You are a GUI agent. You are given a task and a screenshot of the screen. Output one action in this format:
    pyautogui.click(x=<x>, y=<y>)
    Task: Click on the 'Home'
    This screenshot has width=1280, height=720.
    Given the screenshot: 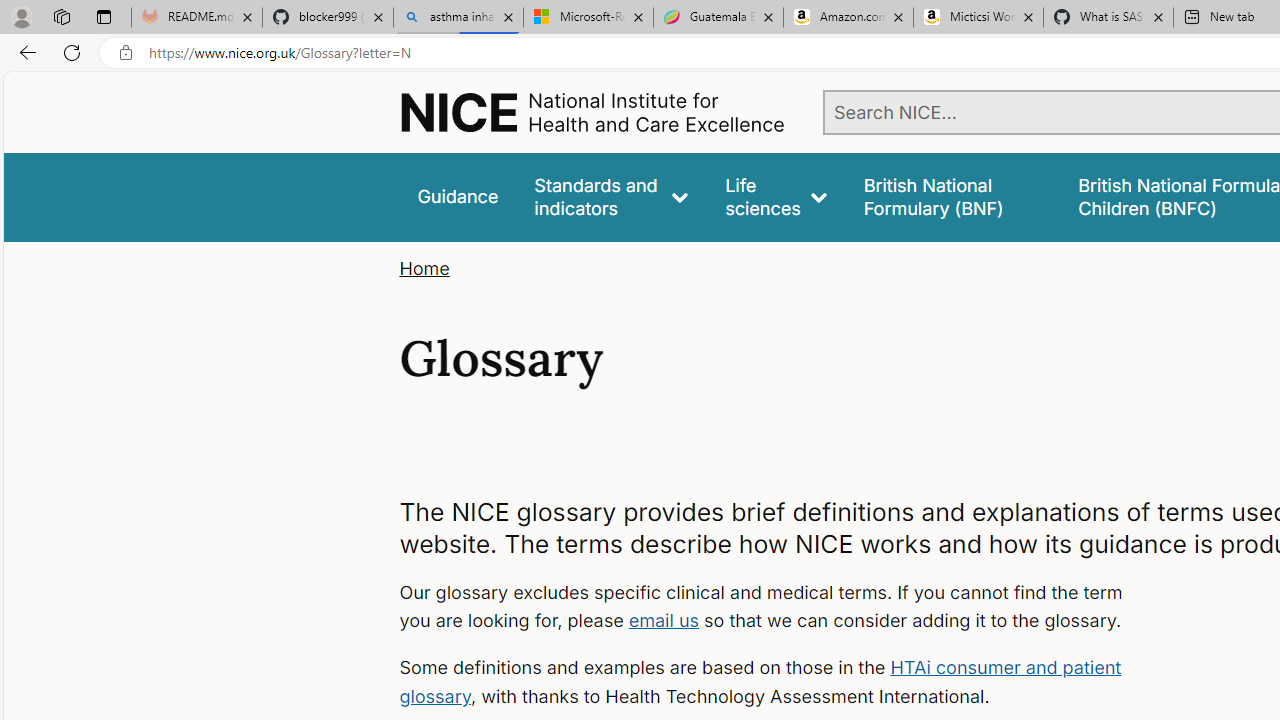 What is the action you would take?
    pyautogui.click(x=423, y=267)
    